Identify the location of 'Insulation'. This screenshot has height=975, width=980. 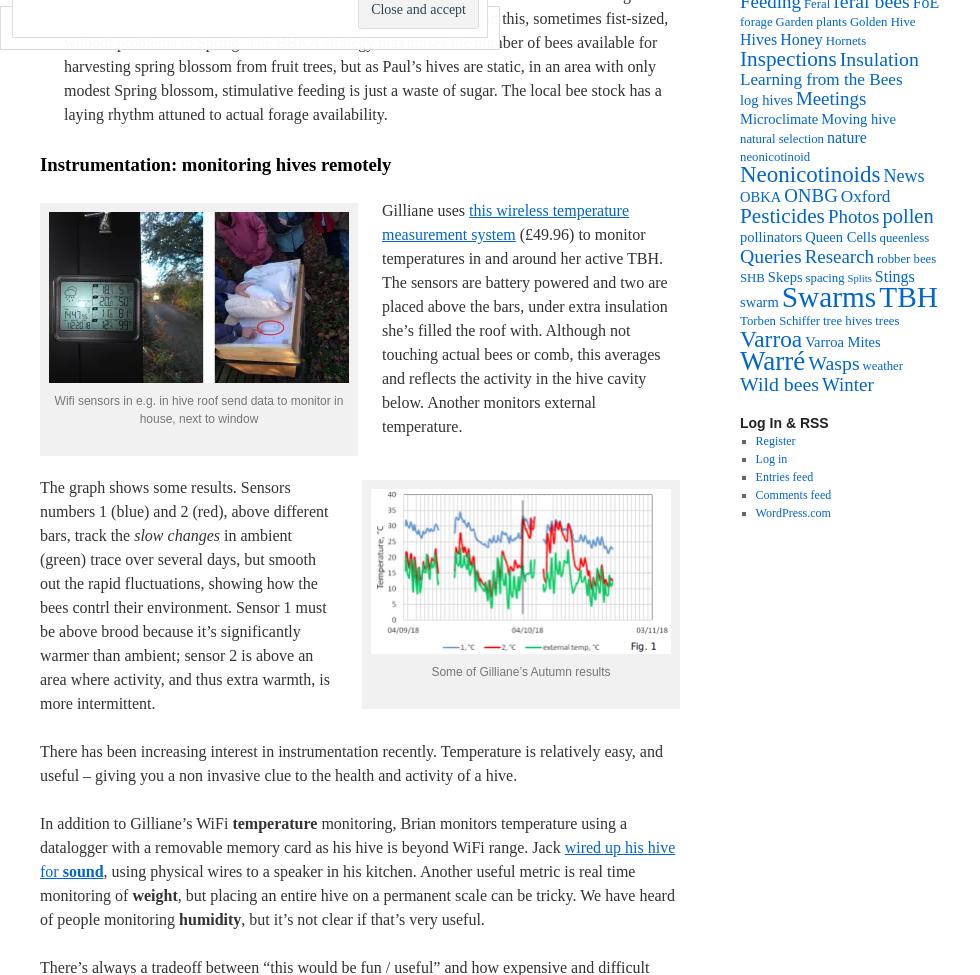
(878, 58).